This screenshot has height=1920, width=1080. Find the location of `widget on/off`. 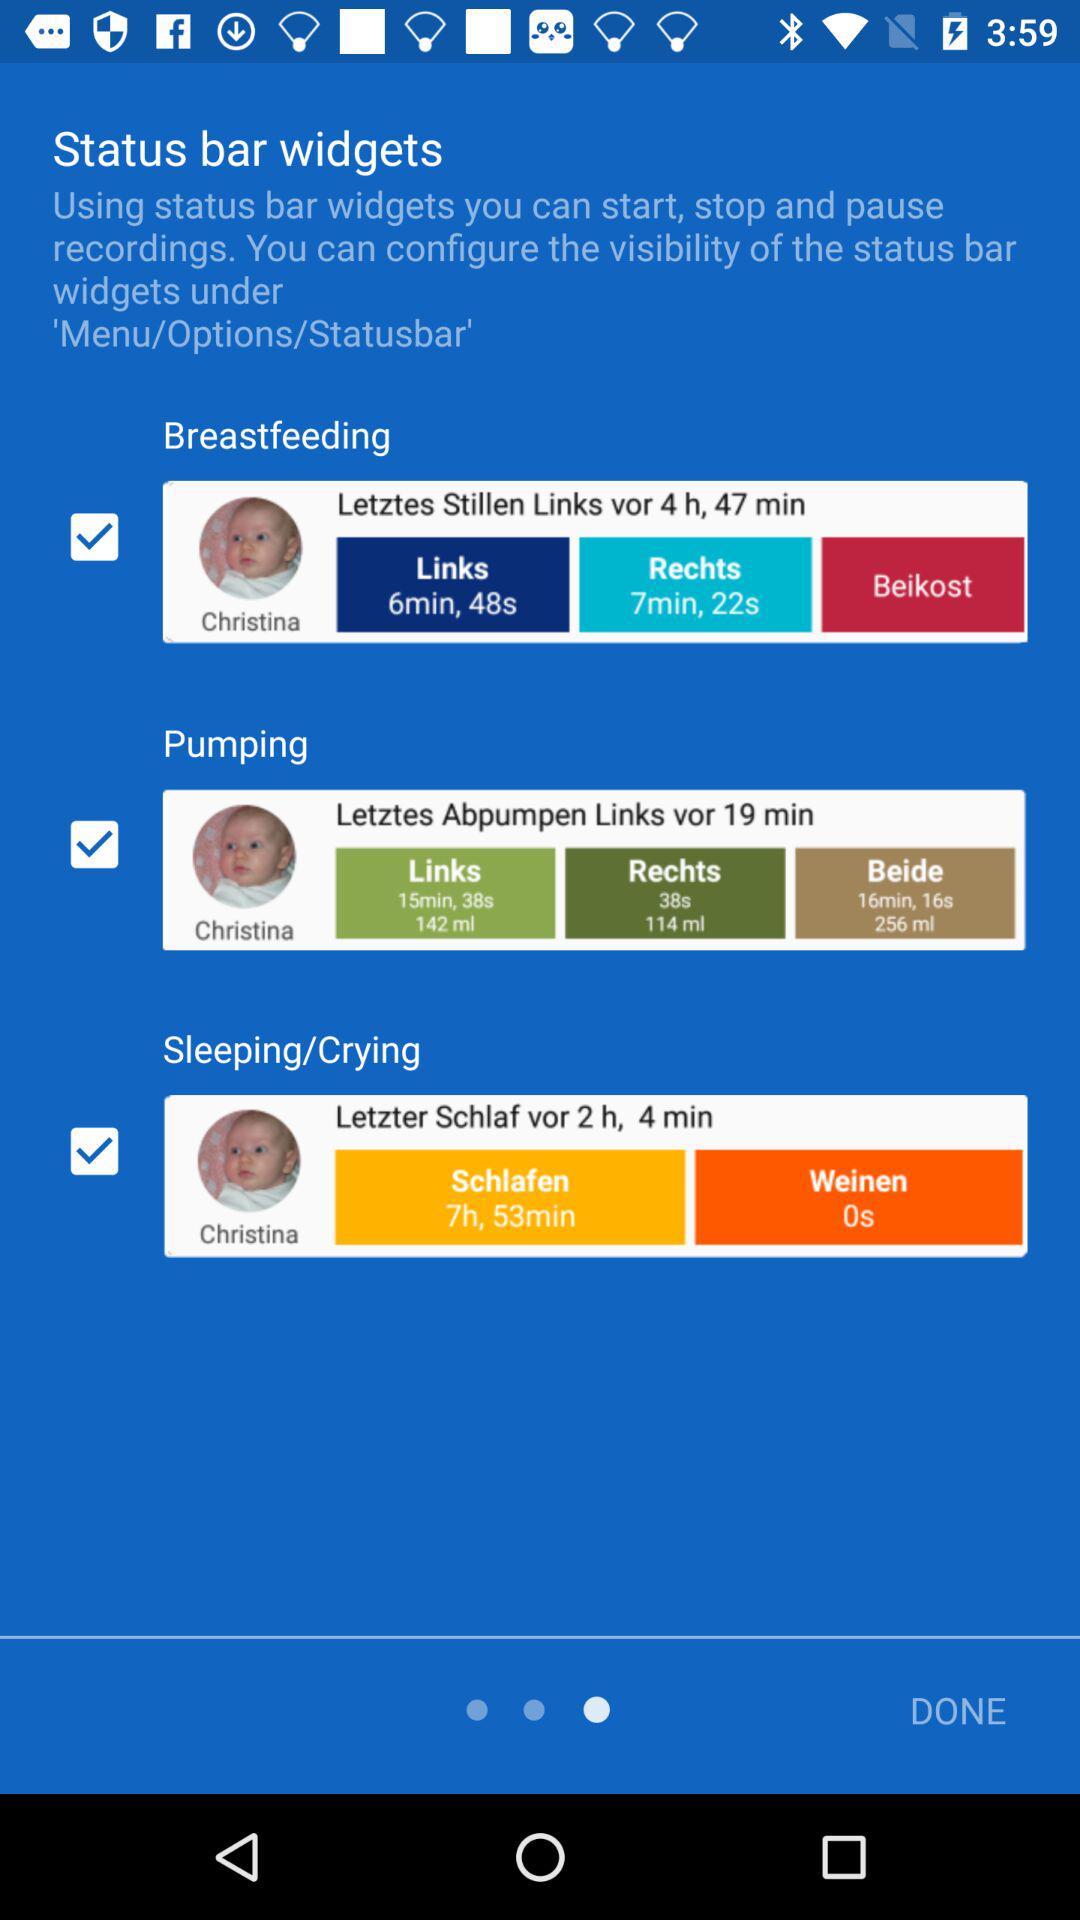

widget on/off is located at coordinates (94, 844).